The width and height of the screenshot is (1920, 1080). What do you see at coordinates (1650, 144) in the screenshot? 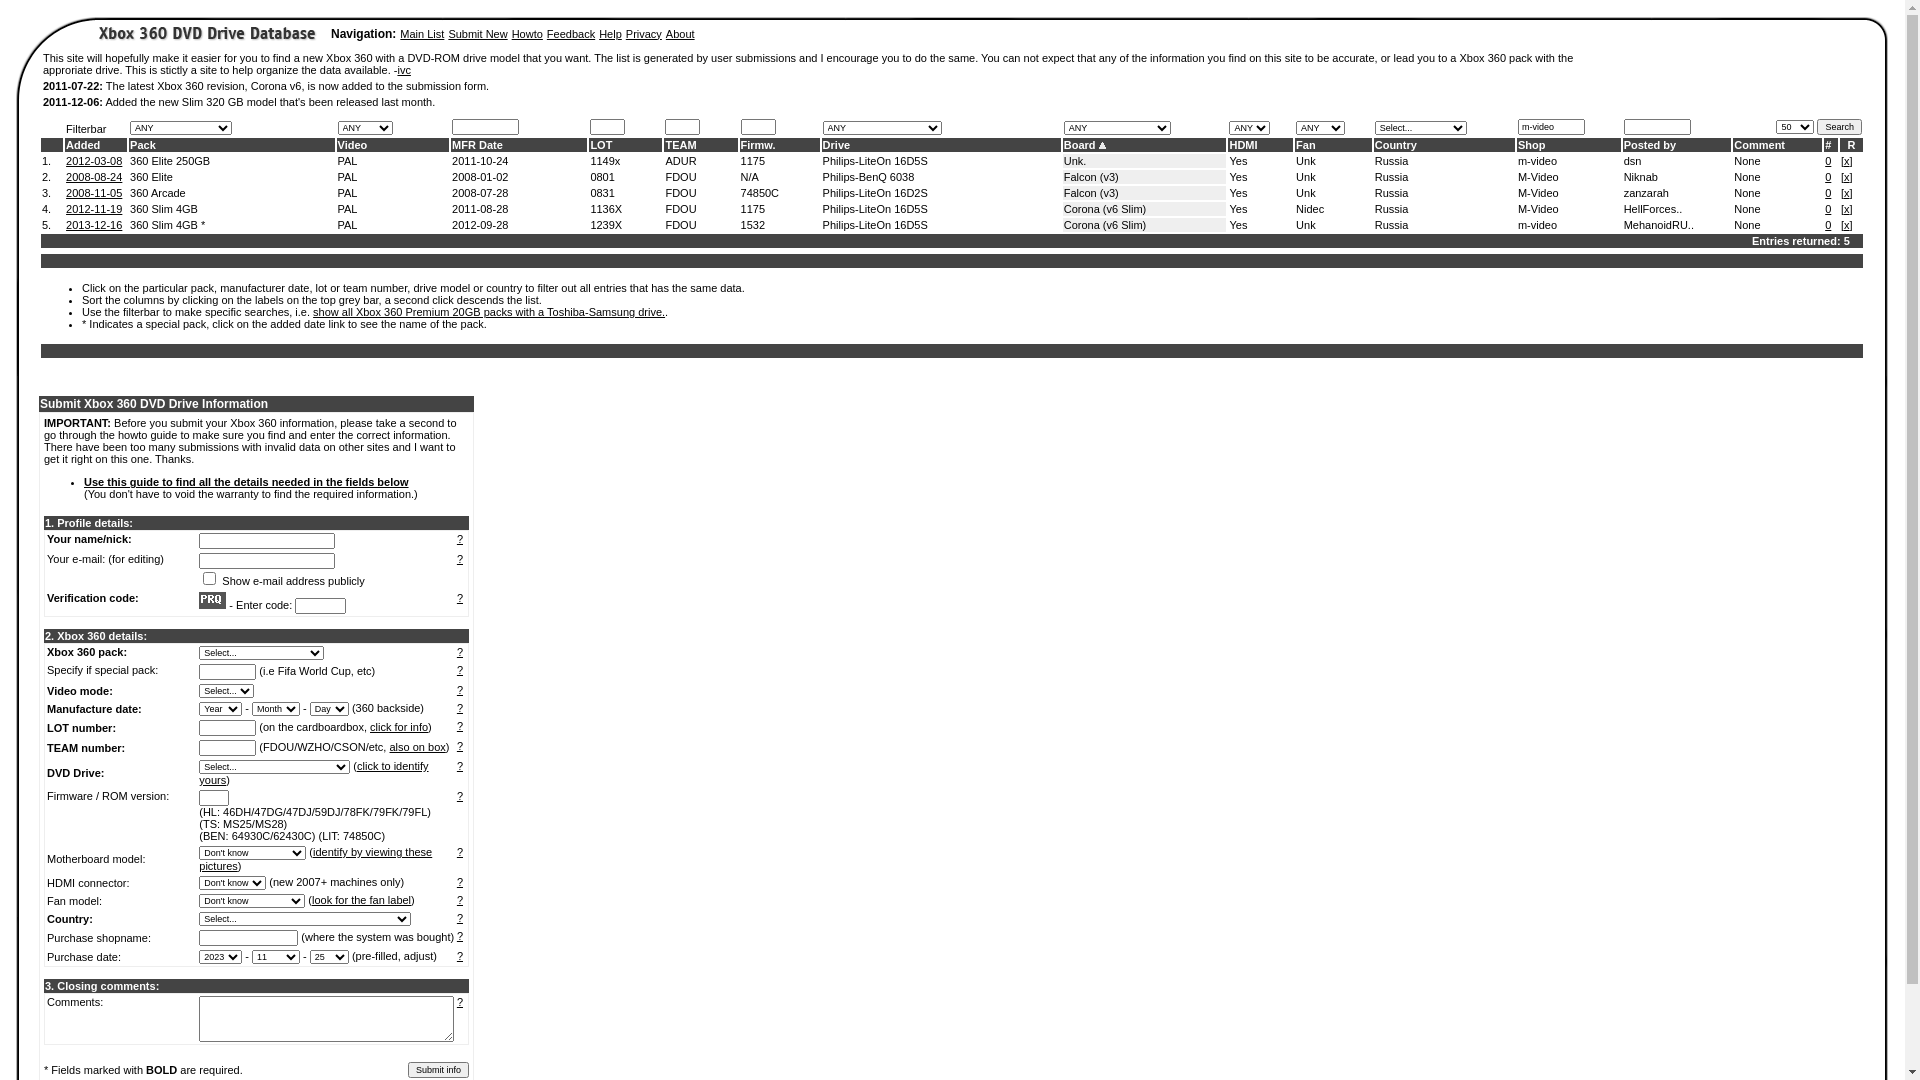
I see `'Posted by'` at bounding box center [1650, 144].